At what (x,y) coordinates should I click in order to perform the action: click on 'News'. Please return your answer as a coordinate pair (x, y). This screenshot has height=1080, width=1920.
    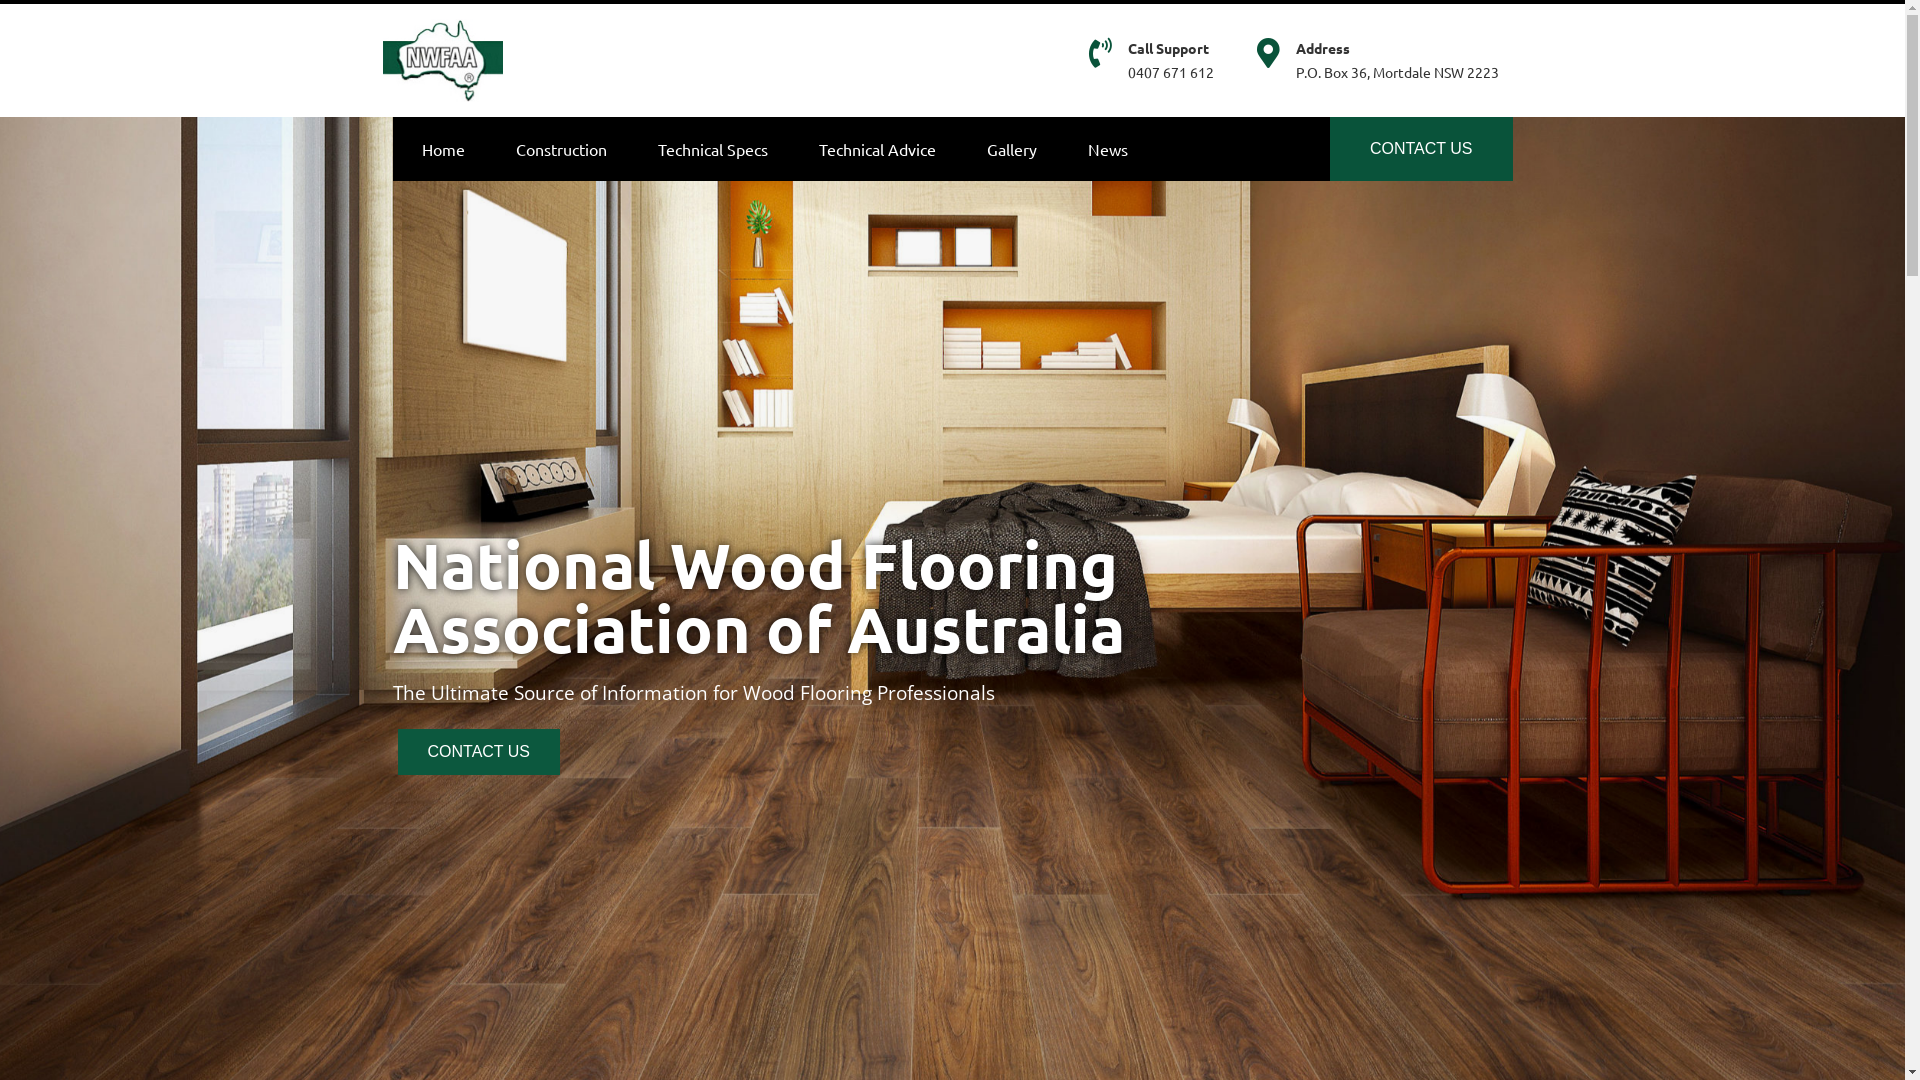
    Looking at the image, I should click on (1106, 146).